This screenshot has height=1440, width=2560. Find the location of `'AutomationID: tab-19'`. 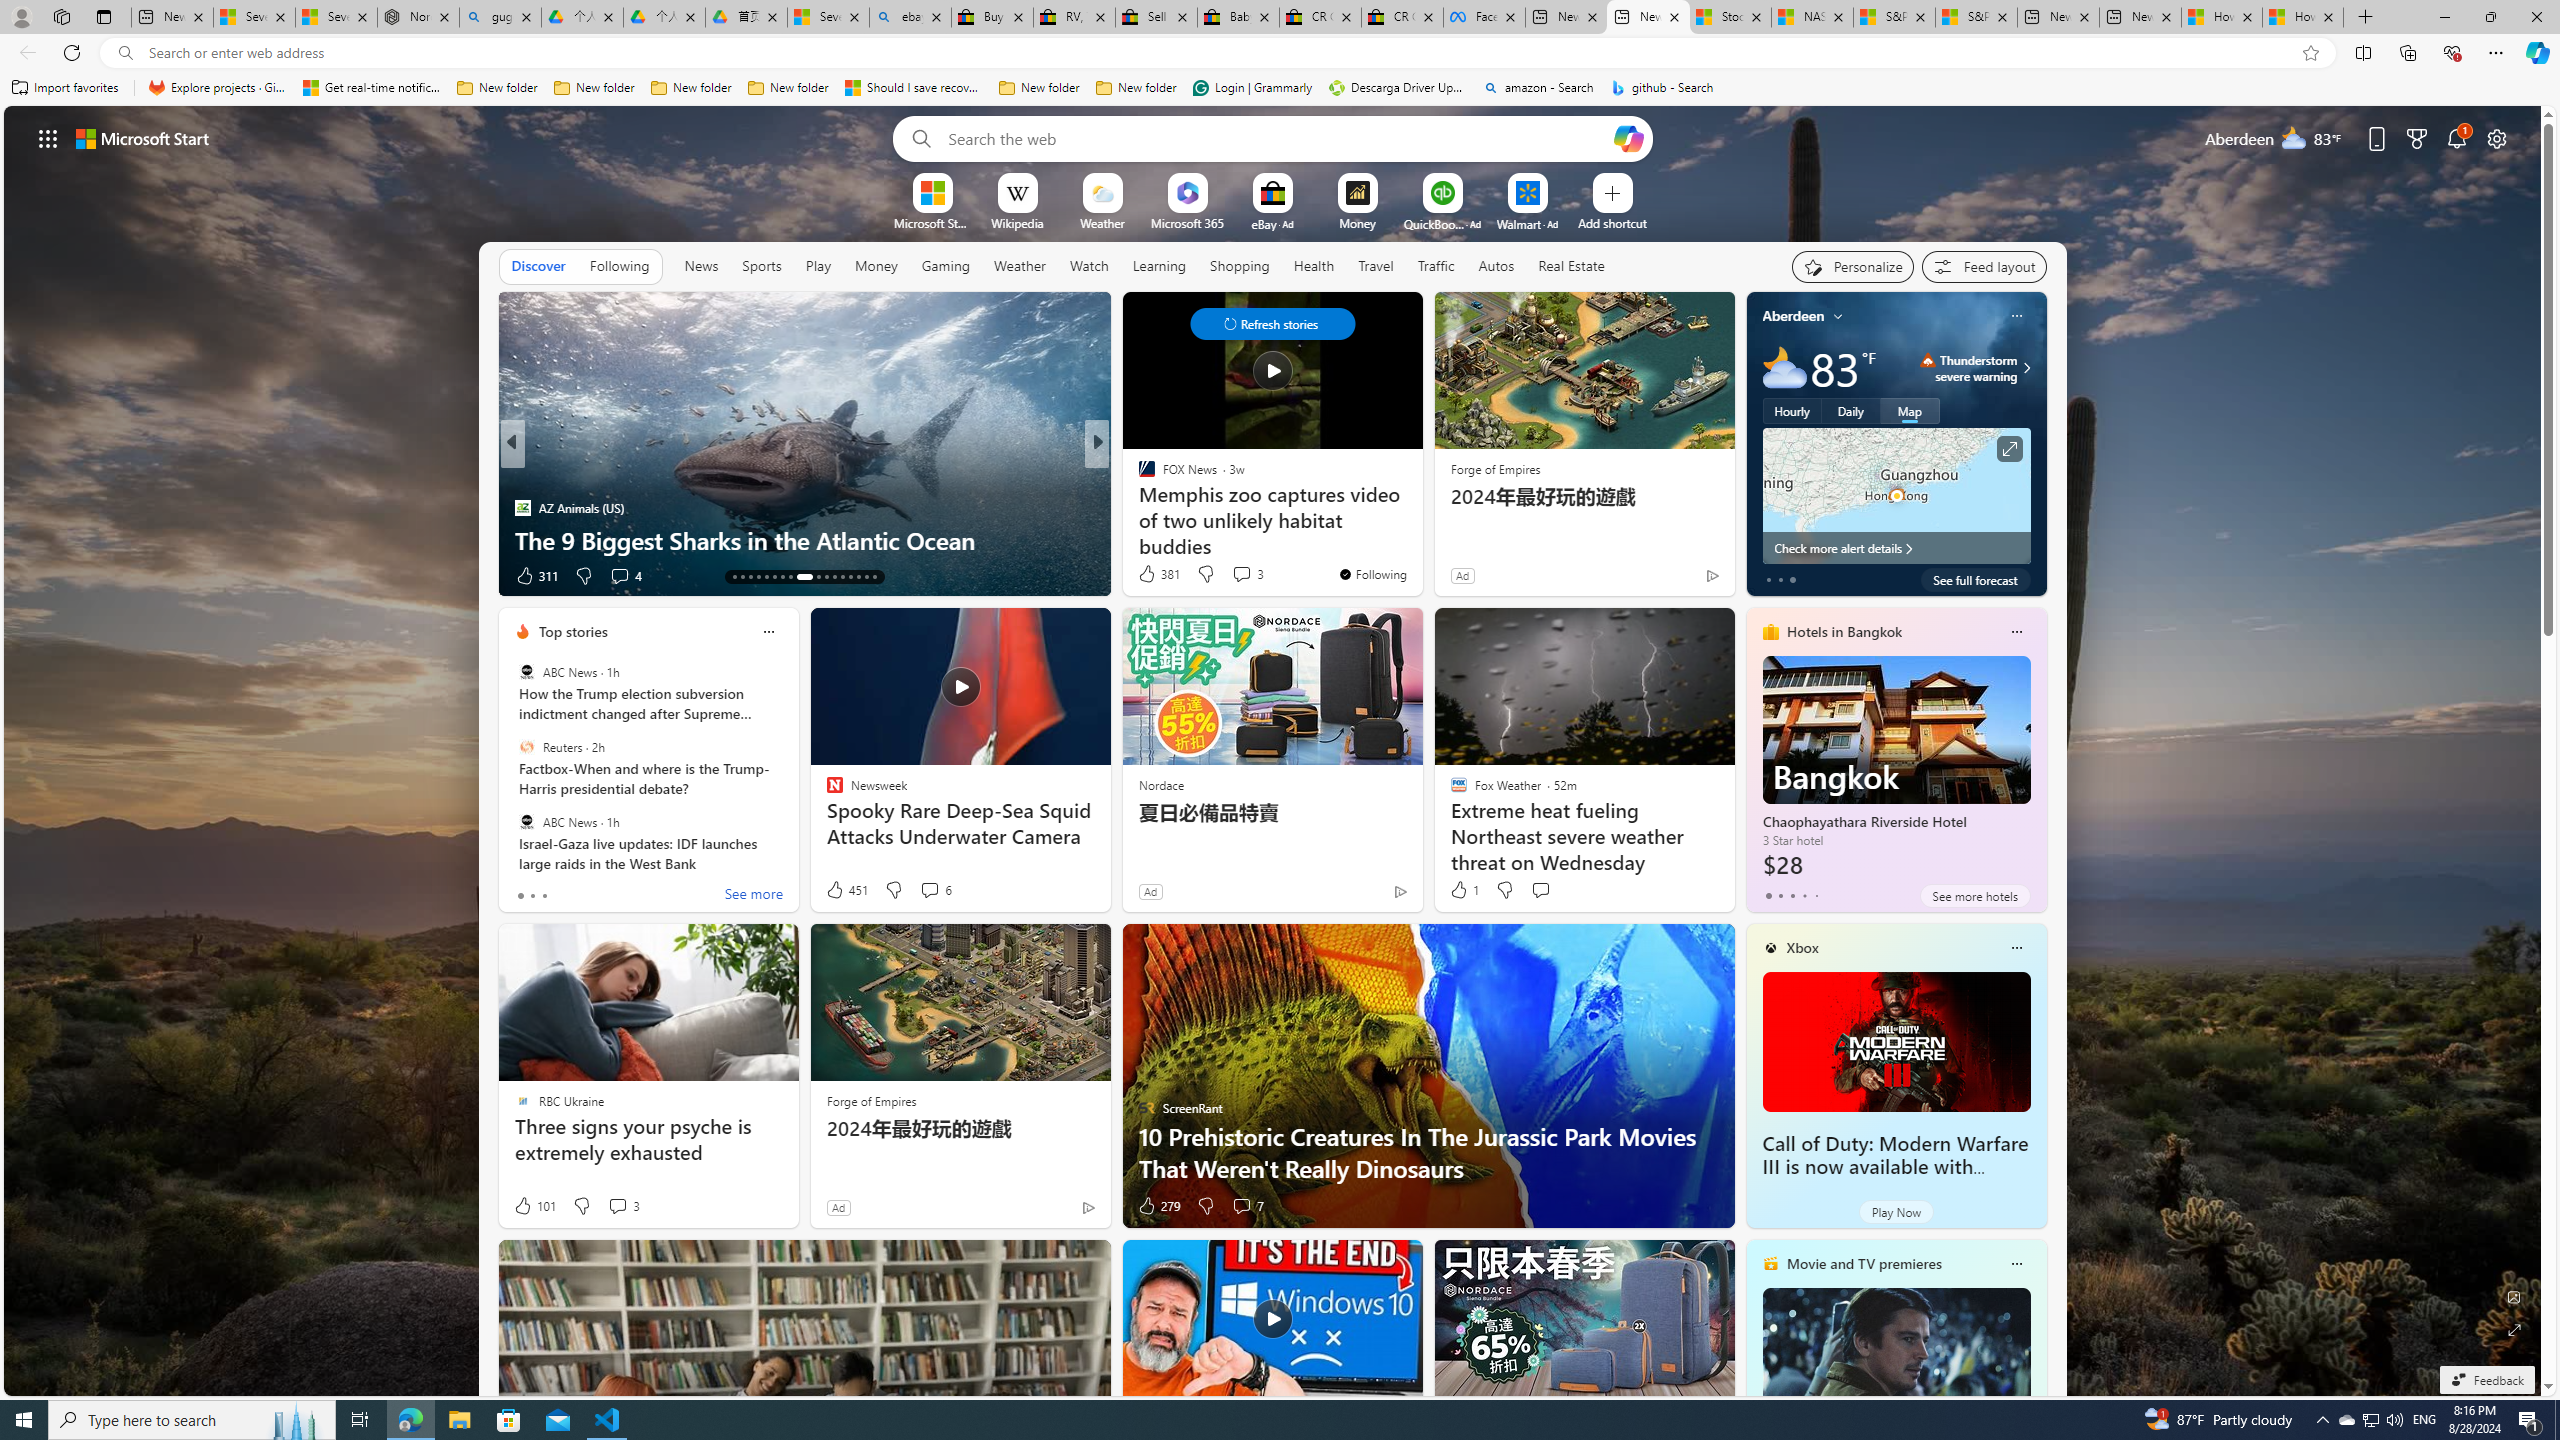

'AutomationID: tab-19' is located at coordinates (782, 577).